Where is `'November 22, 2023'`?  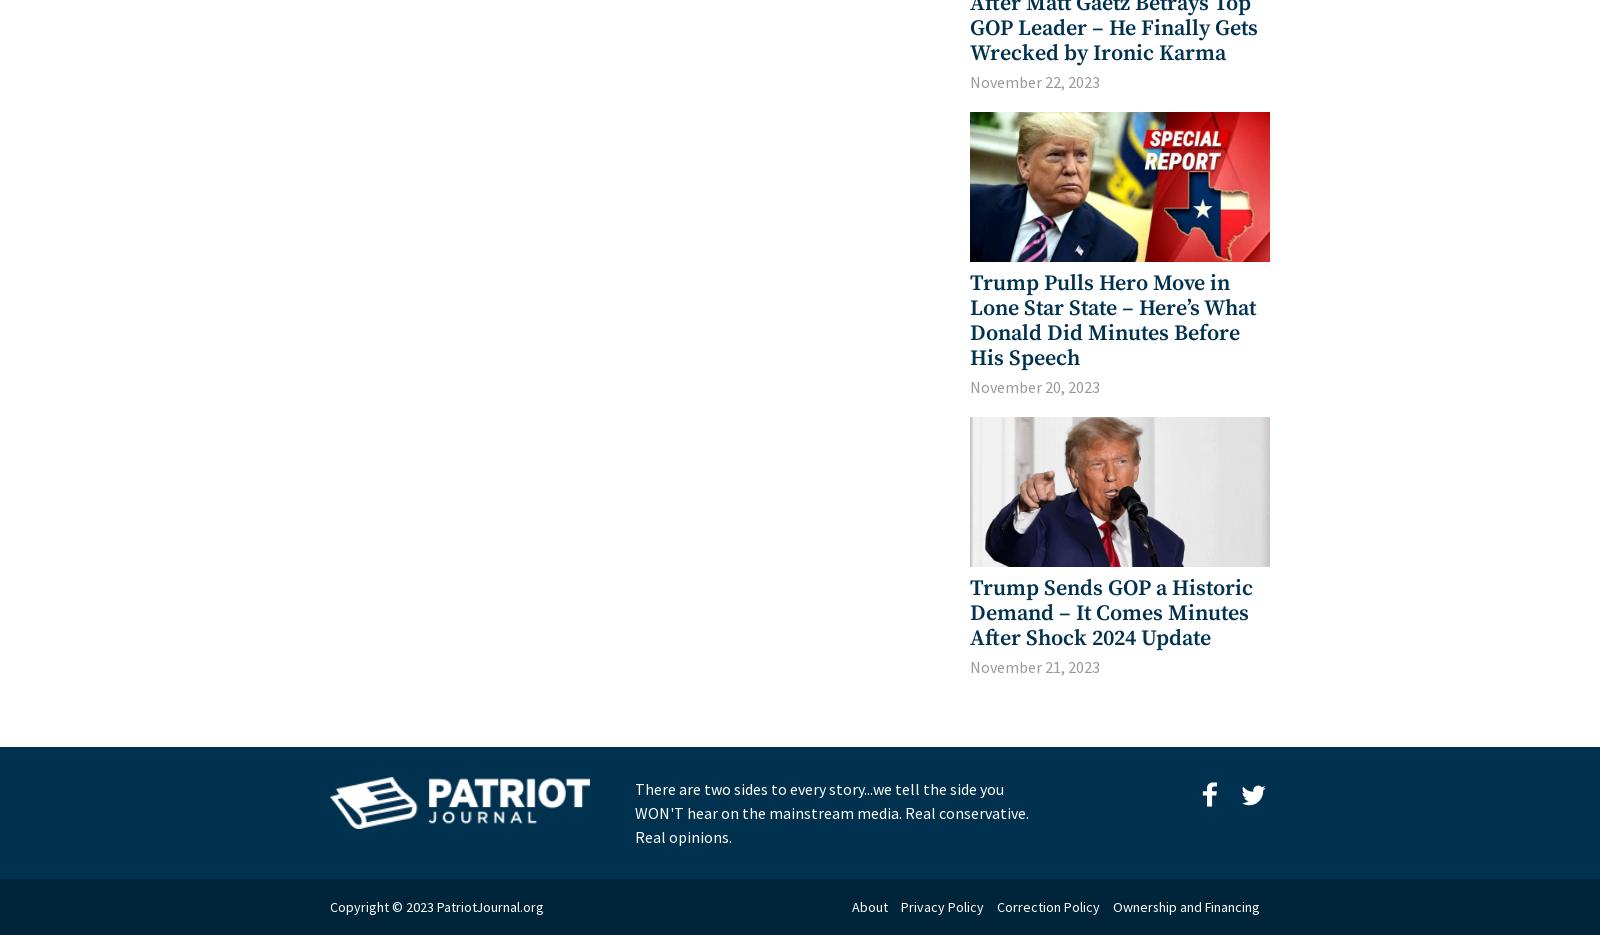
'November 22, 2023' is located at coordinates (968, 81).